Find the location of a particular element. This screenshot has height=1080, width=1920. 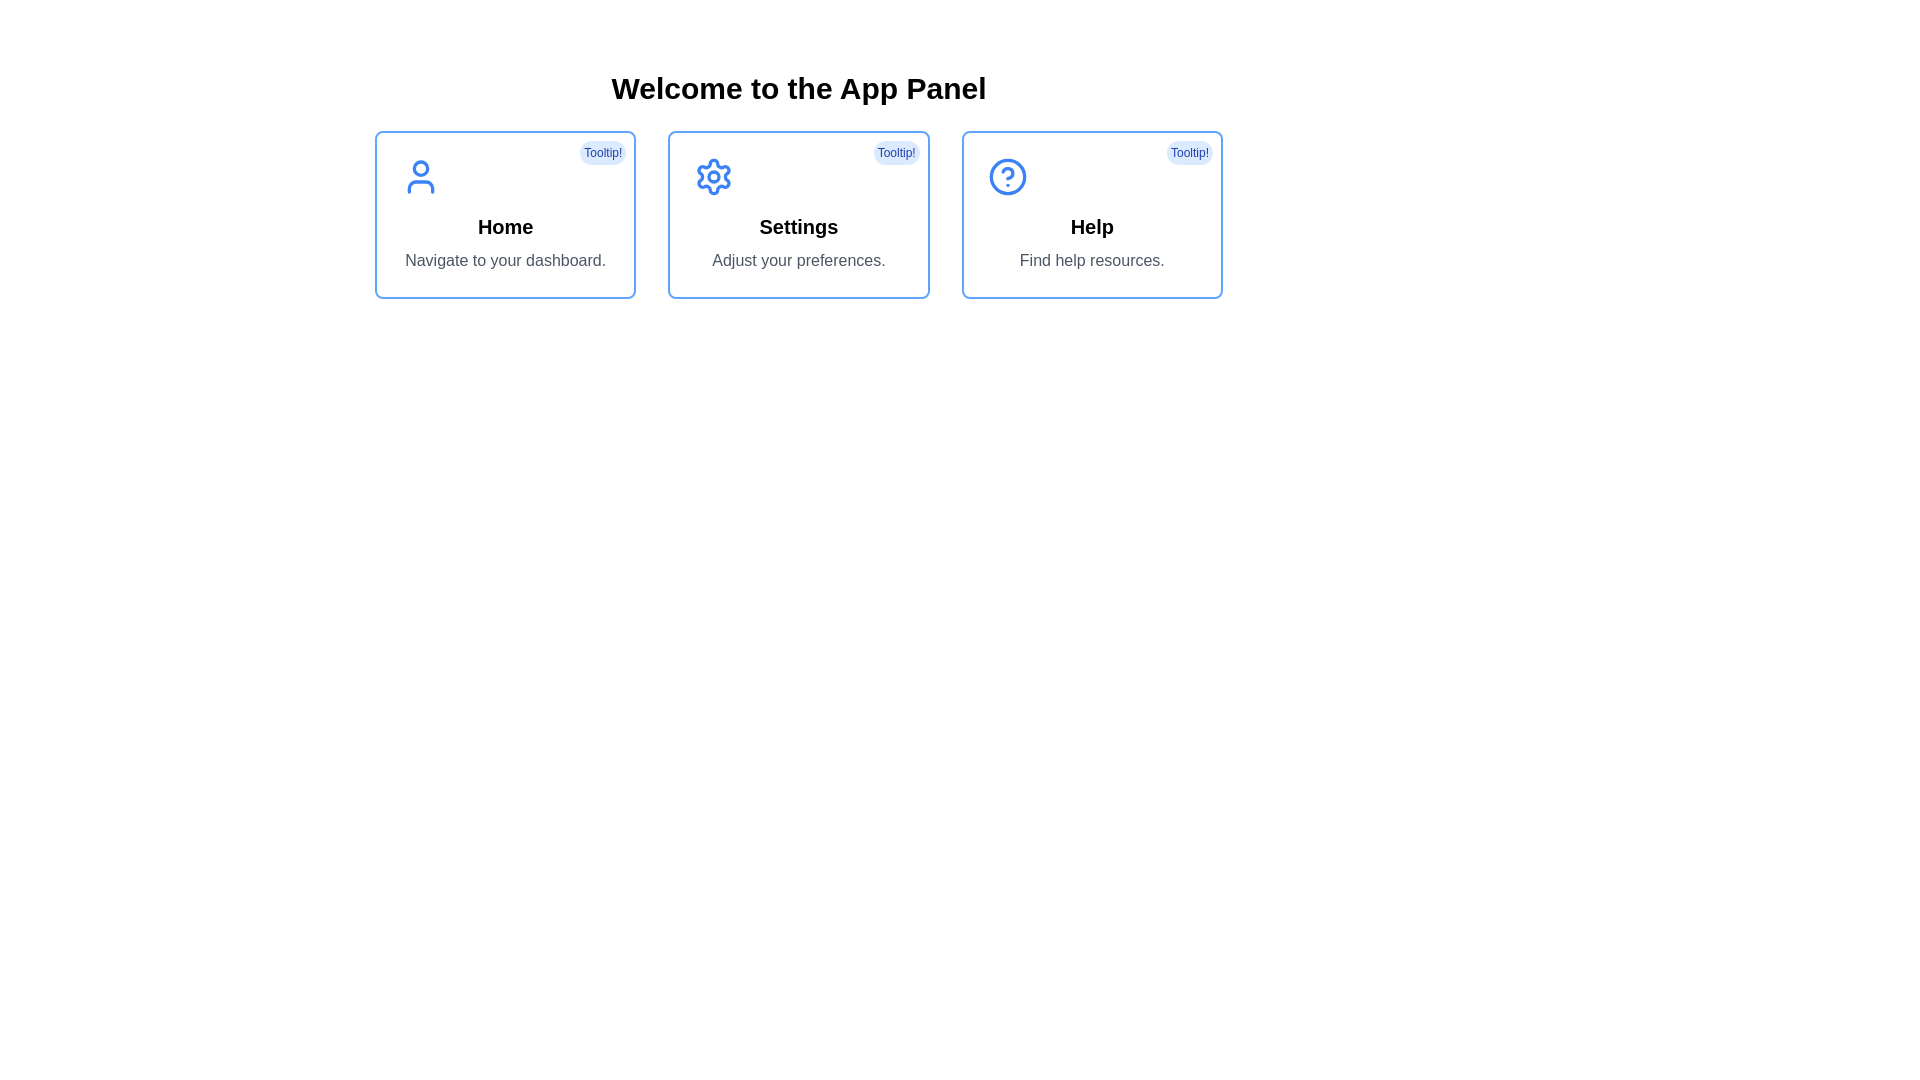

the large heading with the text 'Welcome to the App Panel' which is positioned at the top center of the interface is located at coordinates (797, 87).